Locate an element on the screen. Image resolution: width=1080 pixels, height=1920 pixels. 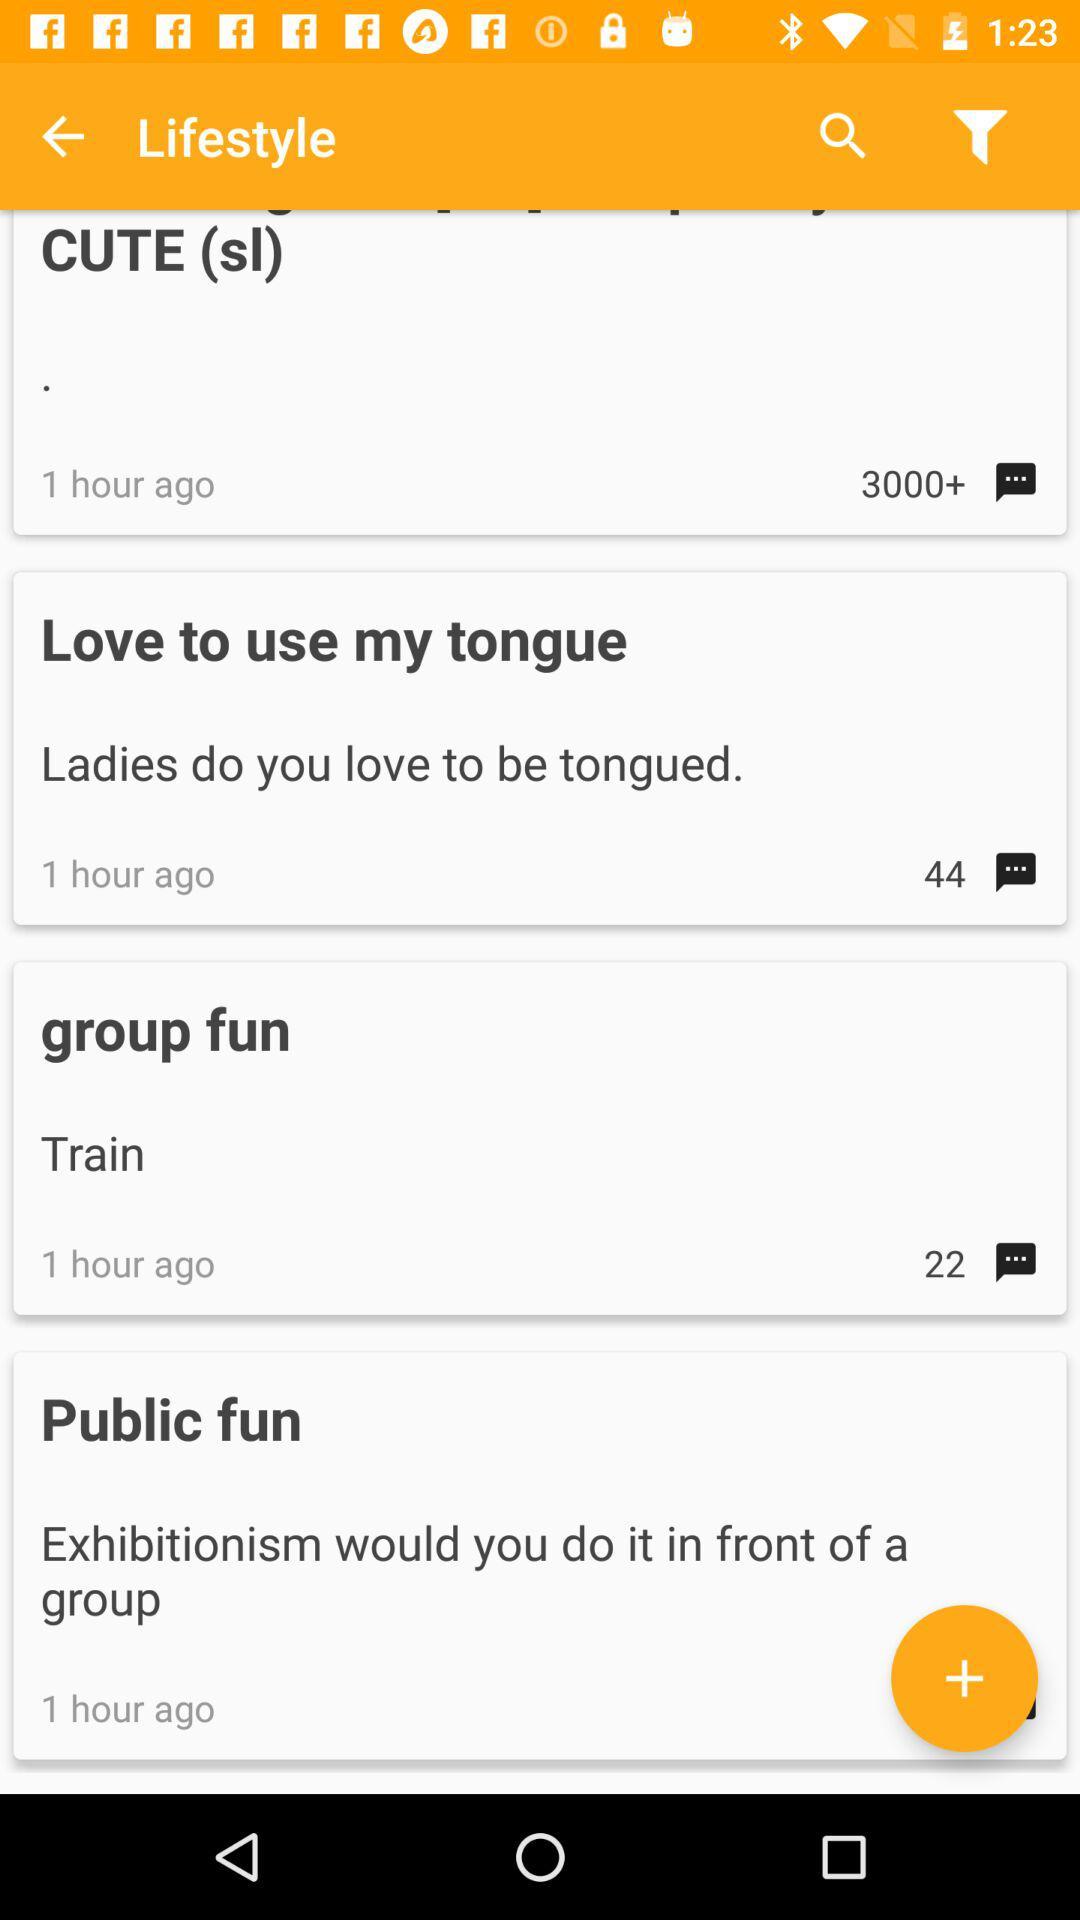
icon next to lifestyle icon is located at coordinates (61, 135).